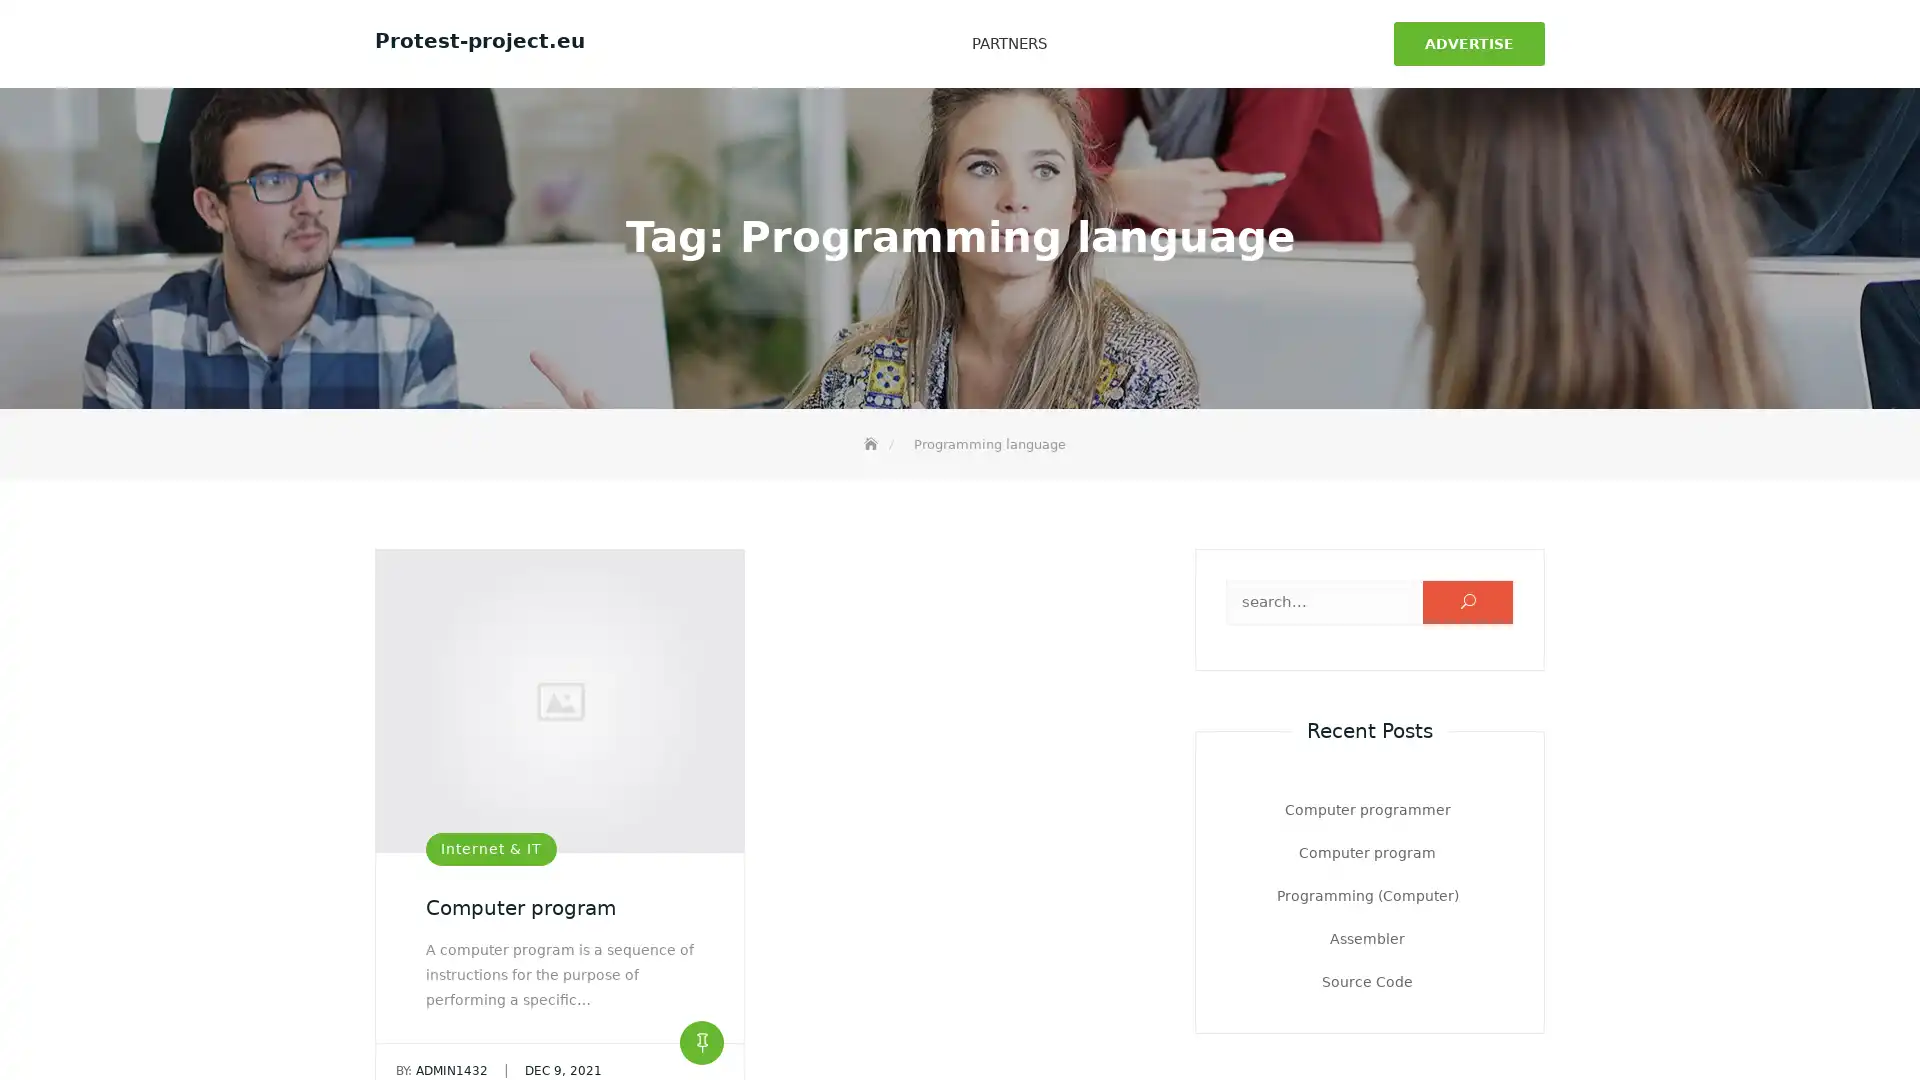 The width and height of the screenshot is (1920, 1080). What do you see at coordinates (1468, 597) in the screenshot?
I see `U` at bounding box center [1468, 597].